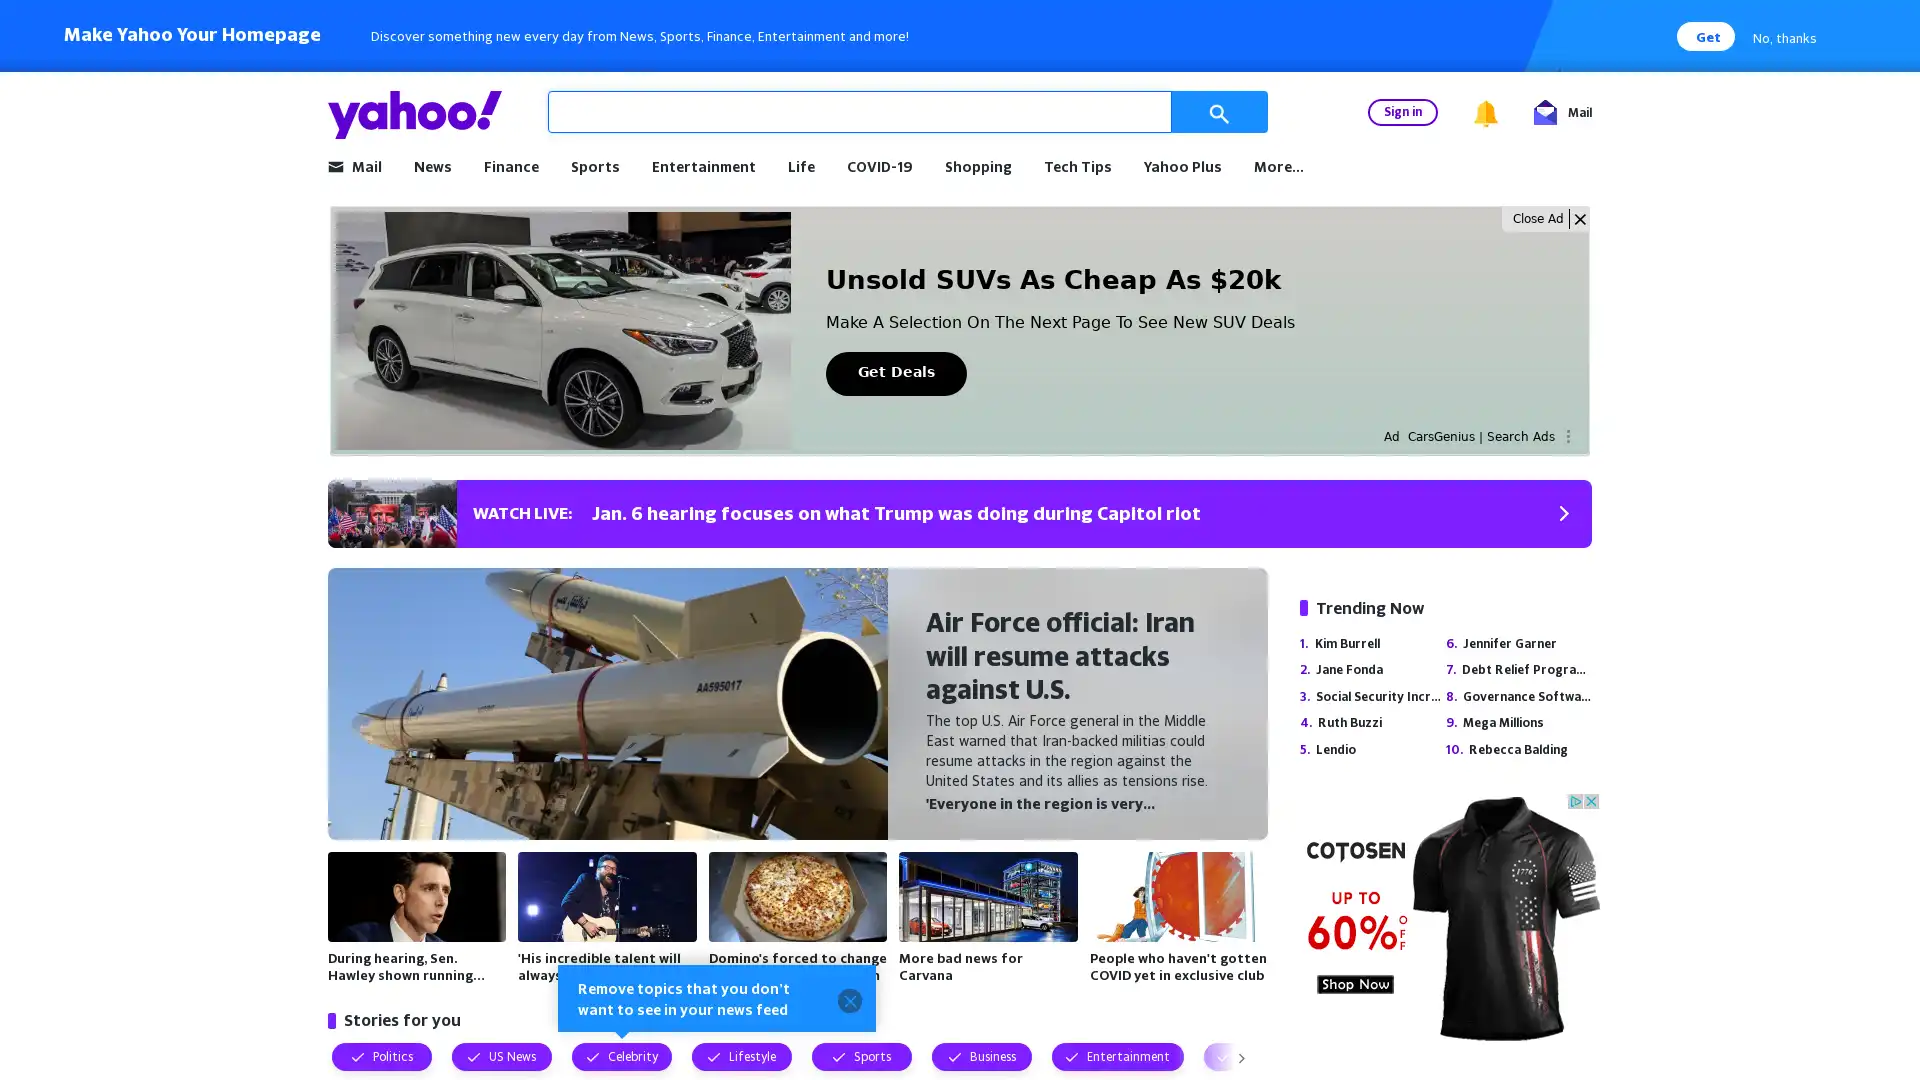 The image size is (1920, 1080). What do you see at coordinates (1704, 36) in the screenshot?
I see `Get` at bounding box center [1704, 36].